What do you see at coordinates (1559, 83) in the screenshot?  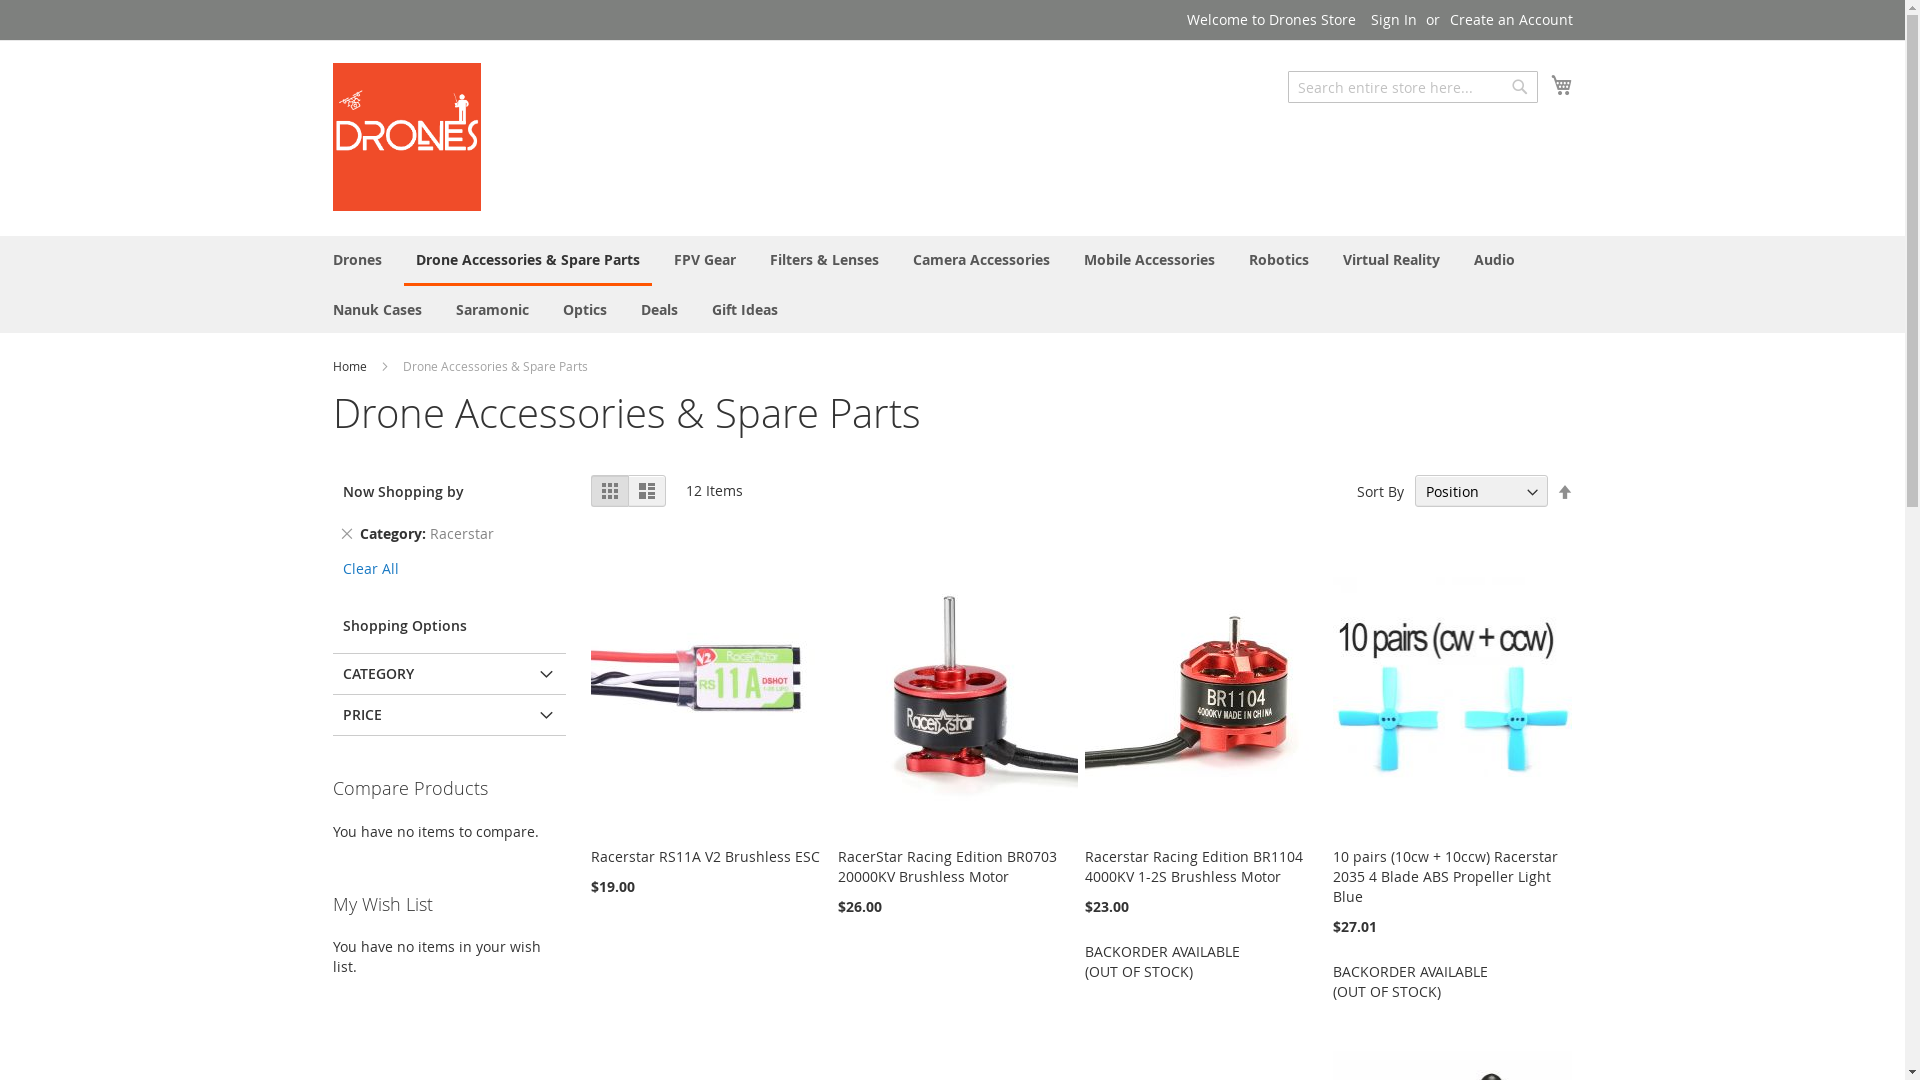 I see `'My Cart'` at bounding box center [1559, 83].